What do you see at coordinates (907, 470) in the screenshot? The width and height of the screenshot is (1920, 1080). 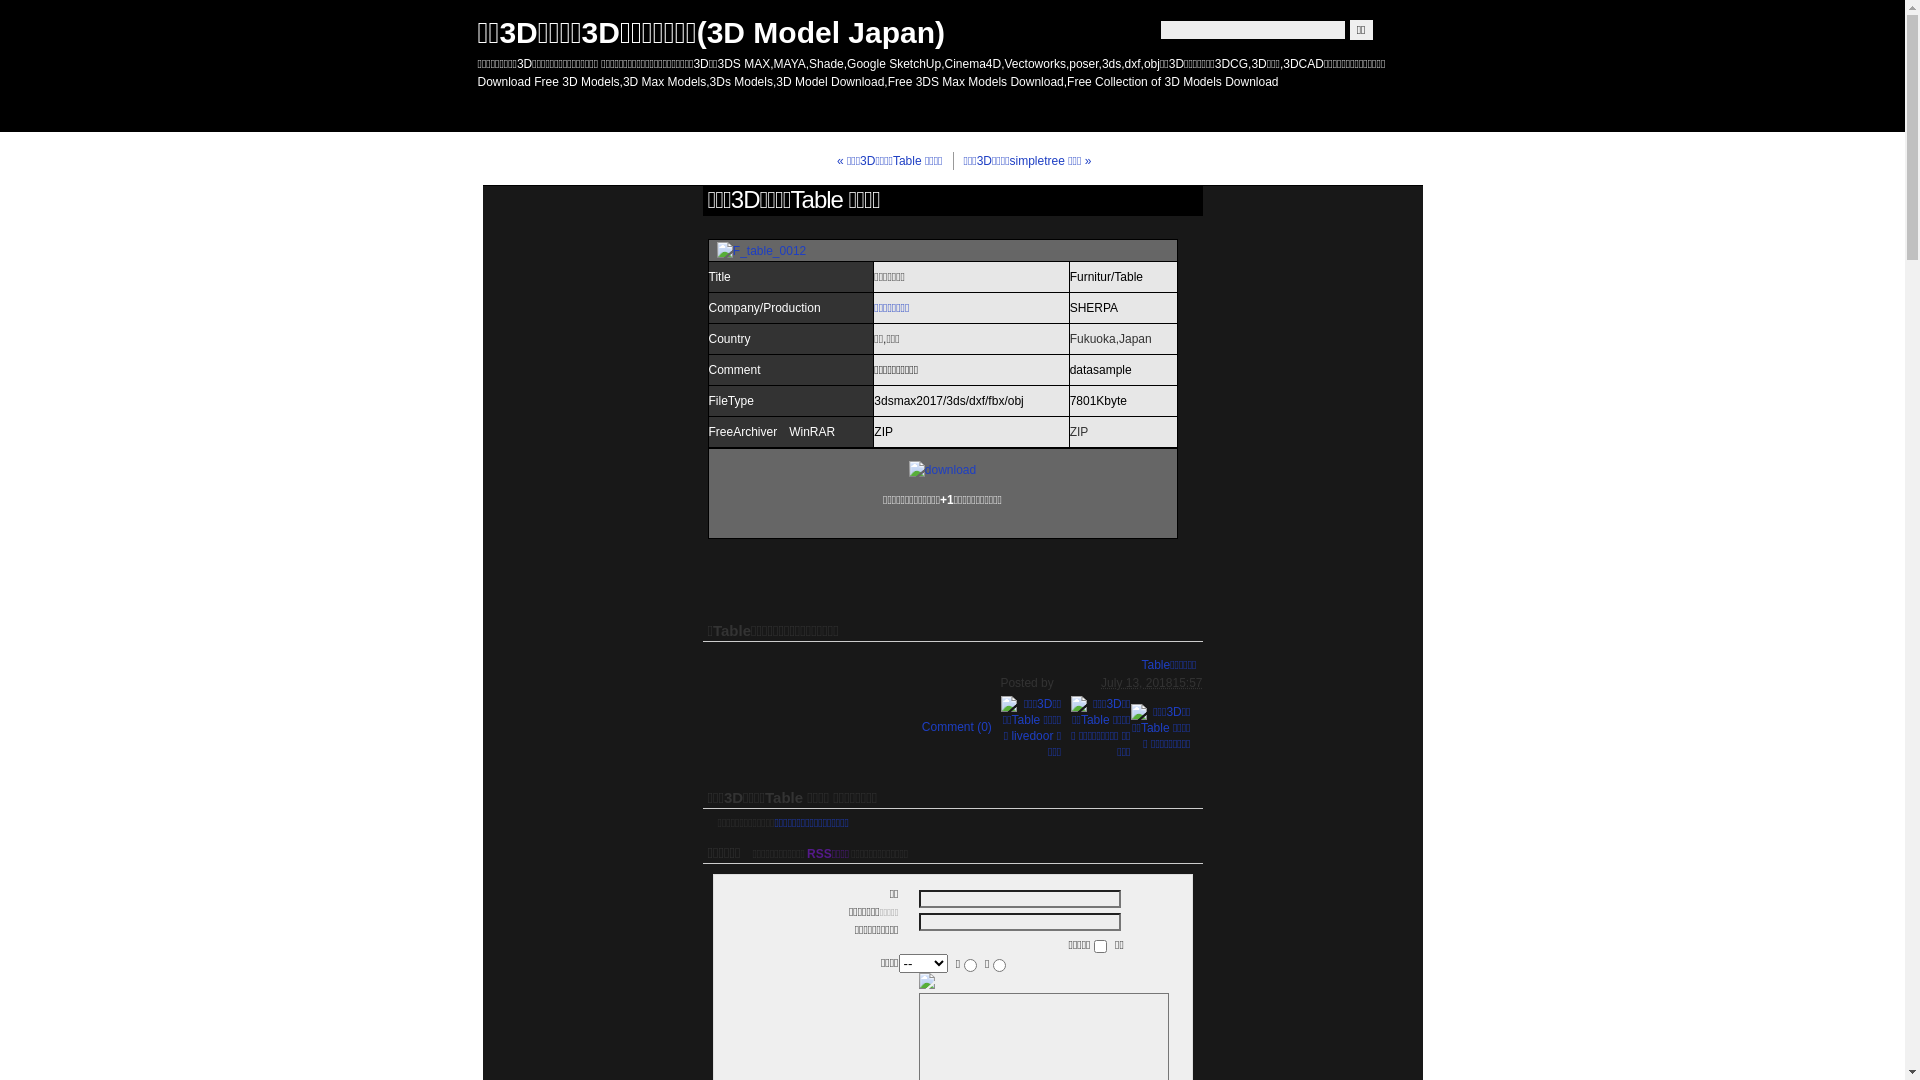 I see `'download'` at bounding box center [907, 470].